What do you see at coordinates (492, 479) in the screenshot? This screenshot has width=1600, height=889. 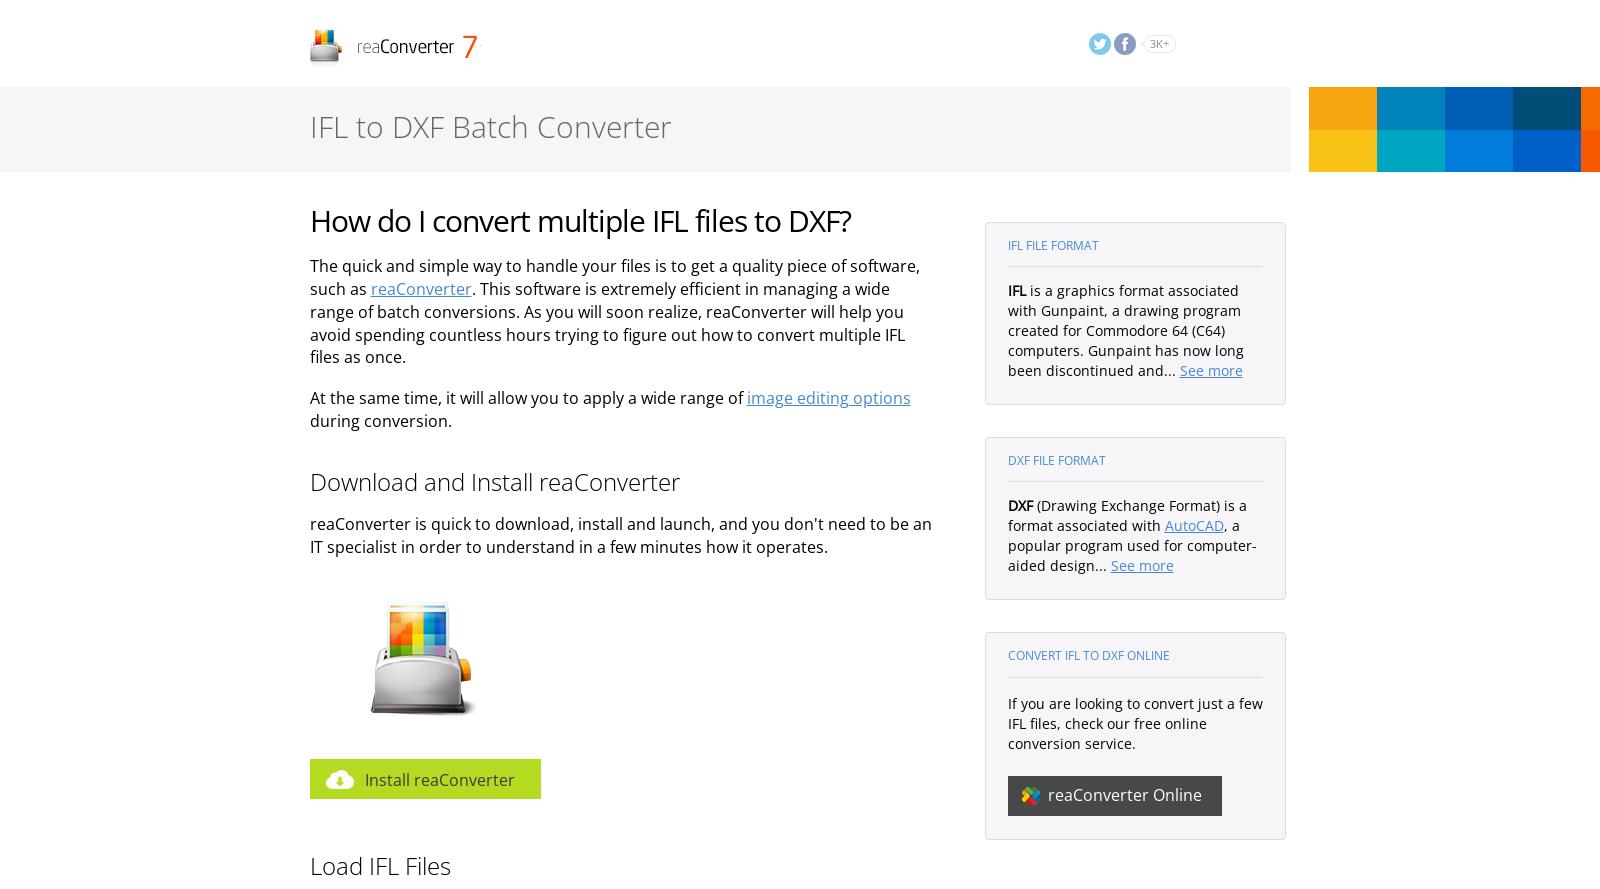 I see `'Download and Install reaConverter'` at bounding box center [492, 479].